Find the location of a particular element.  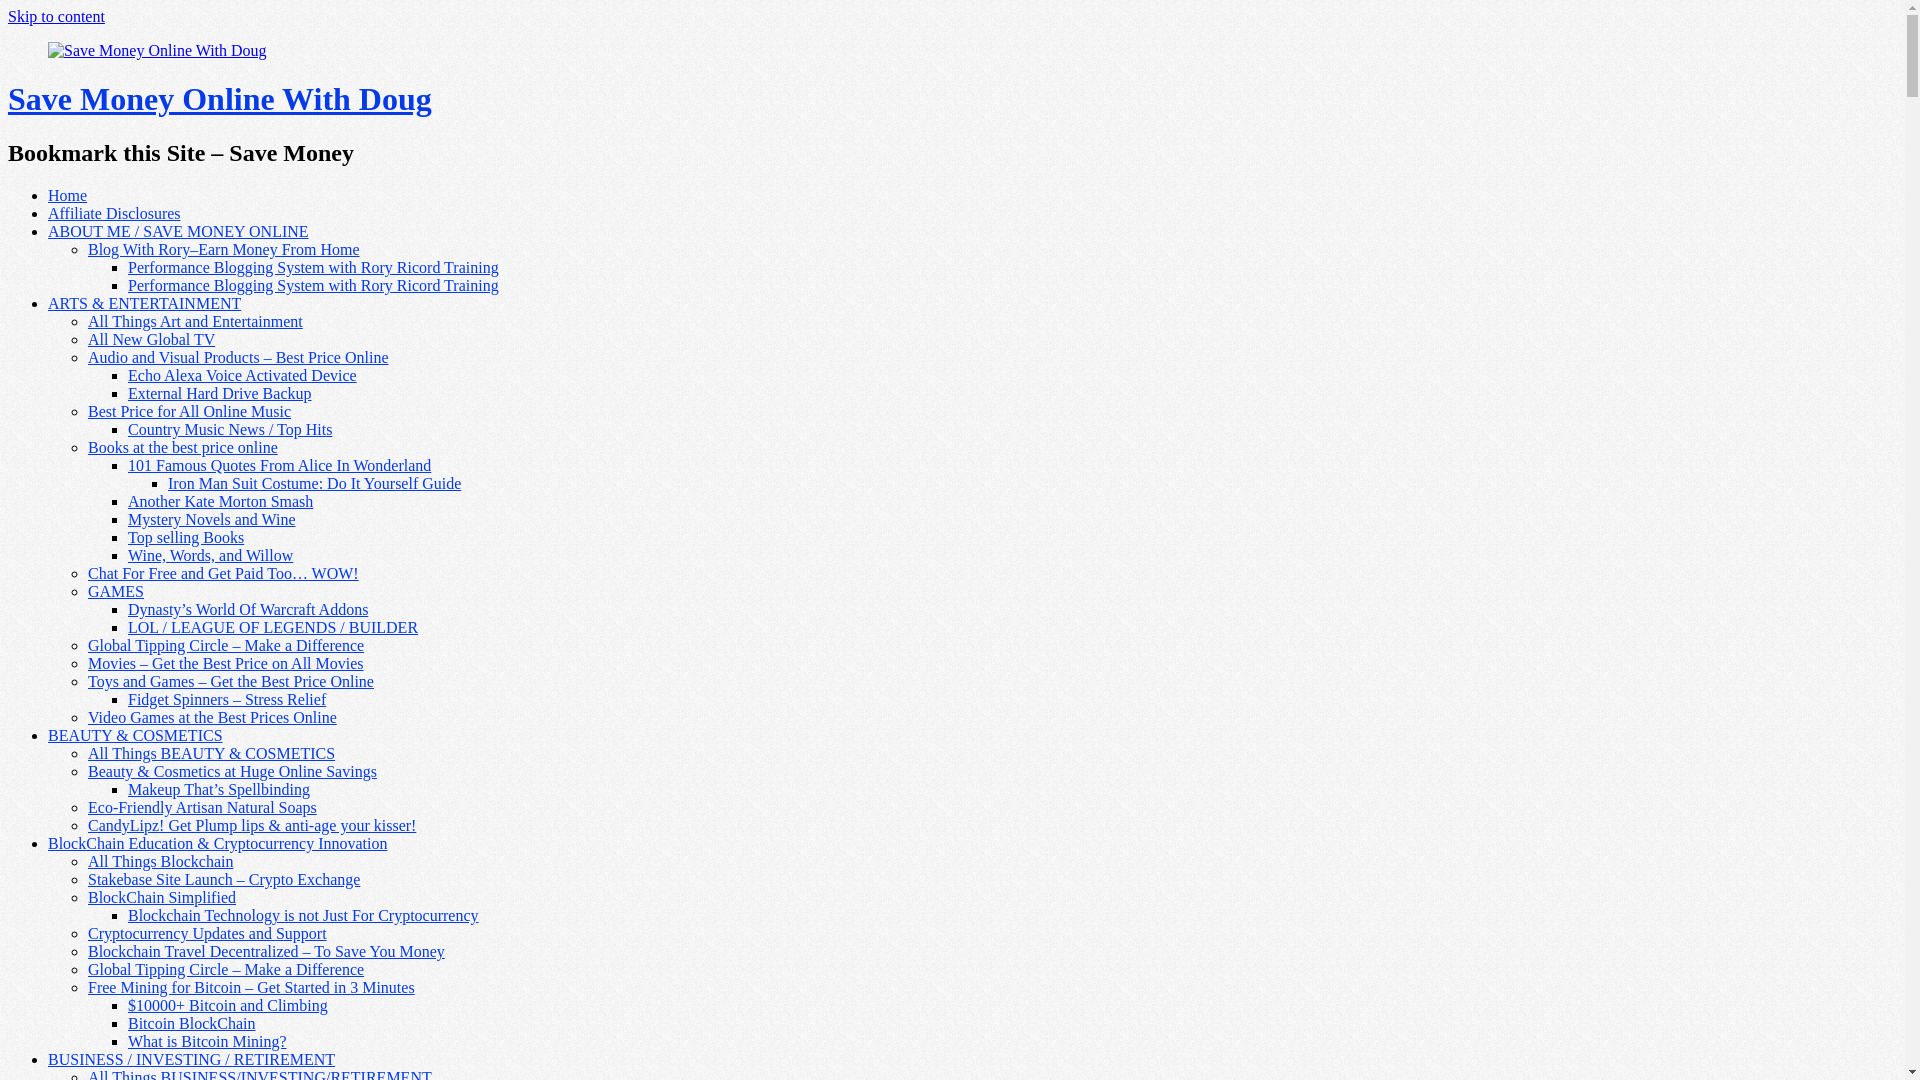

'Home' is located at coordinates (67, 195).